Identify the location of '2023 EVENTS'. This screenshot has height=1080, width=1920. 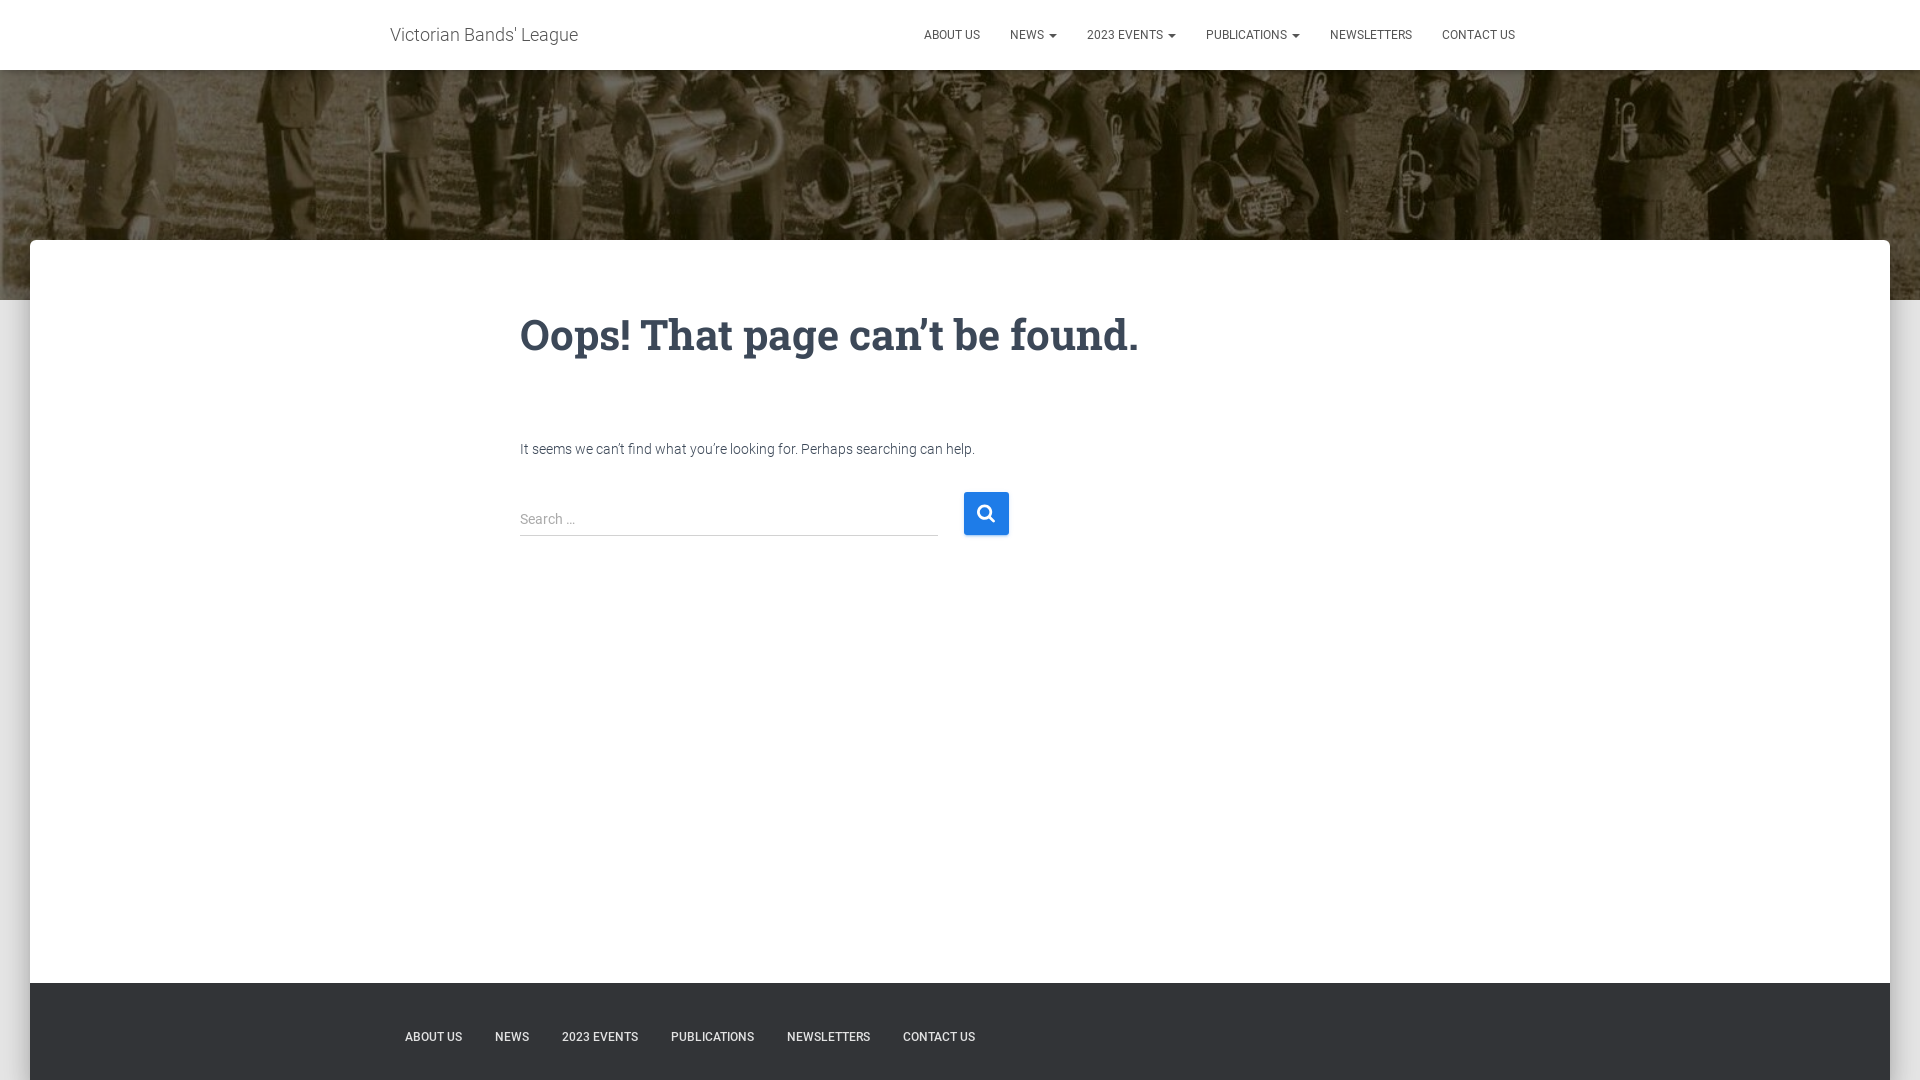
(1131, 34).